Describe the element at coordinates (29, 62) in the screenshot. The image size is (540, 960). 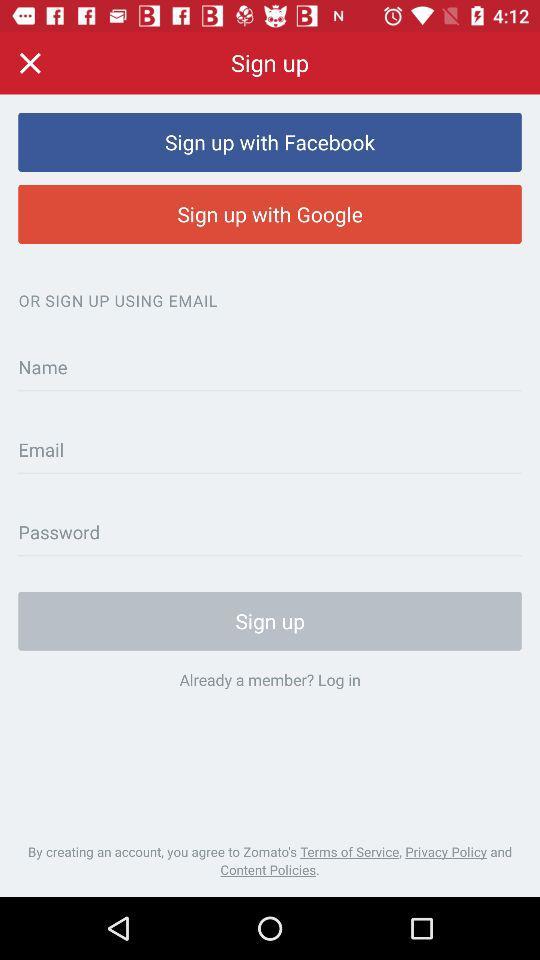
I see `the close icon` at that location.